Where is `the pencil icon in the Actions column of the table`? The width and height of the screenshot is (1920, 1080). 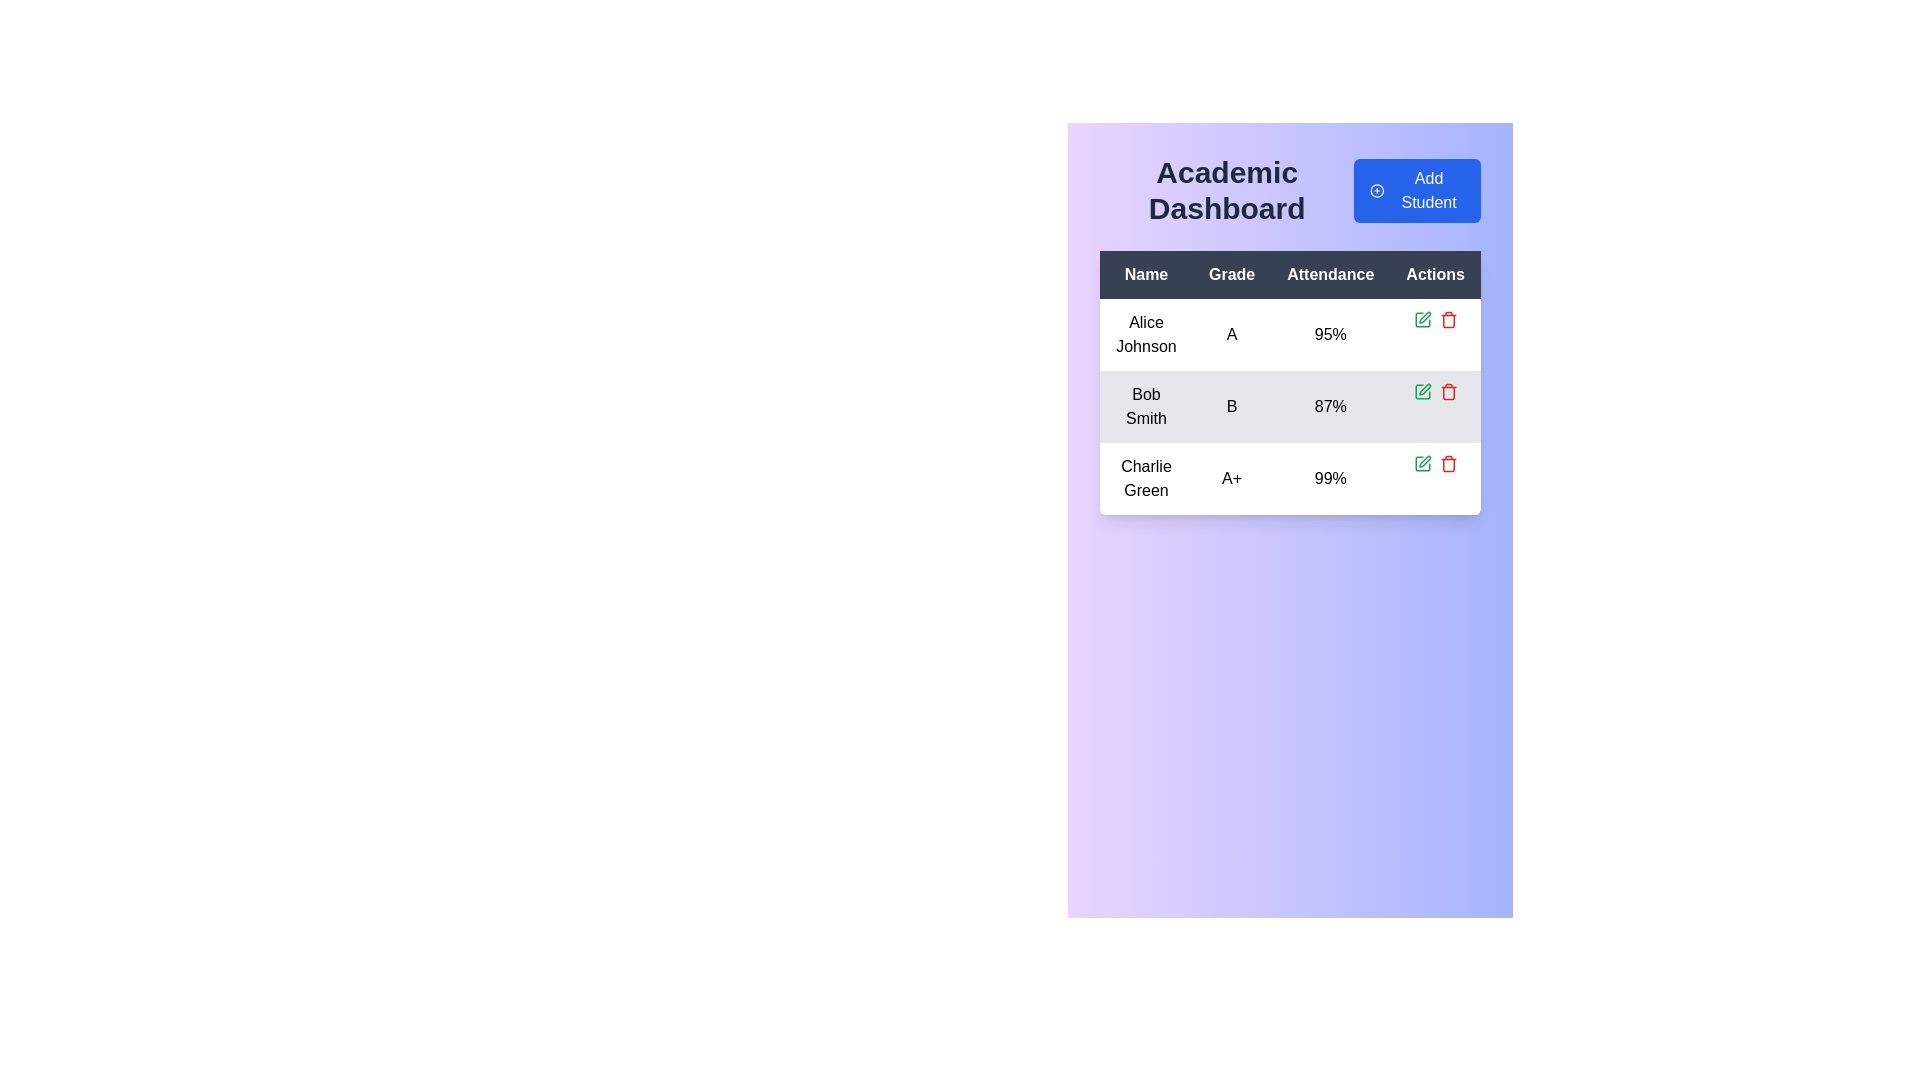 the pencil icon in the Actions column of the table is located at coordinates (1423, 389).